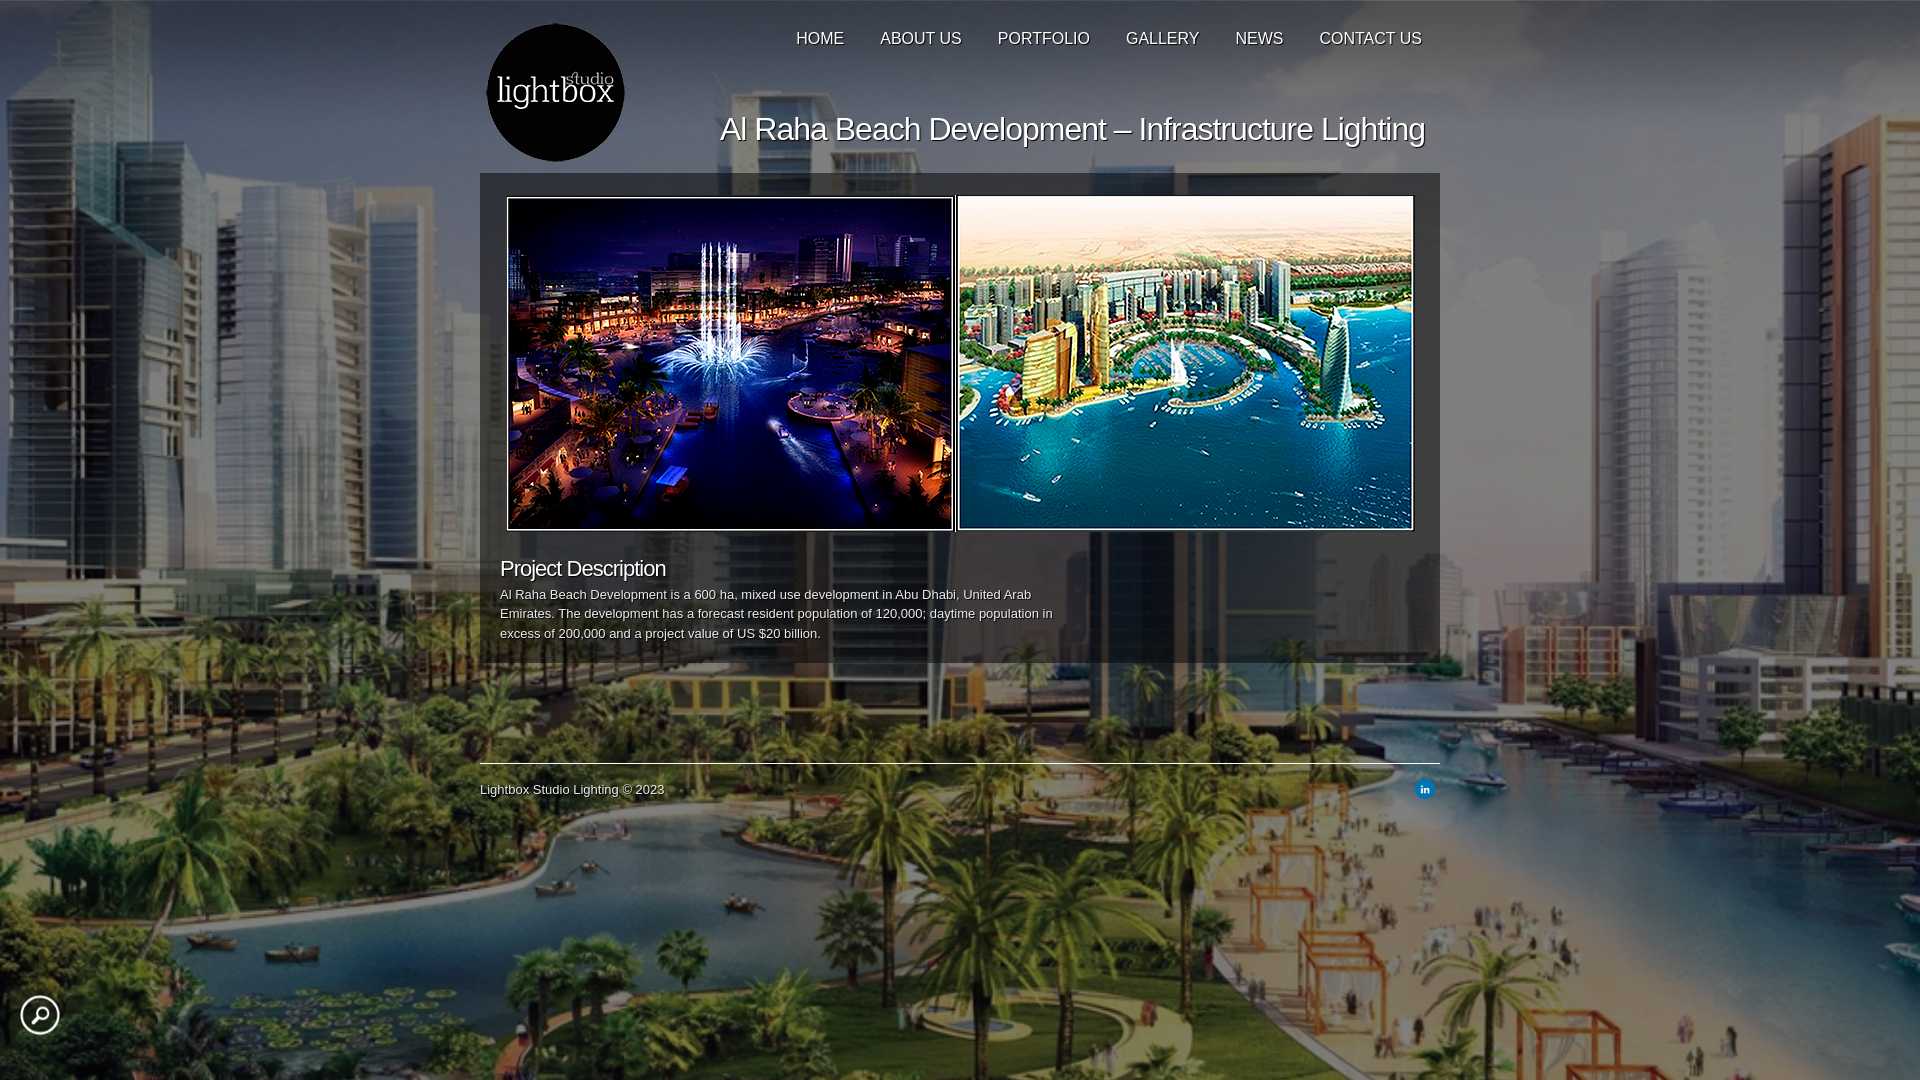 The width and height of the screenshot is (1920, 1080). What do you see at coordinates (1042, 33) in the screenshot?
I see `'PORTFOLIO'` at bounding box center [1042, 33].